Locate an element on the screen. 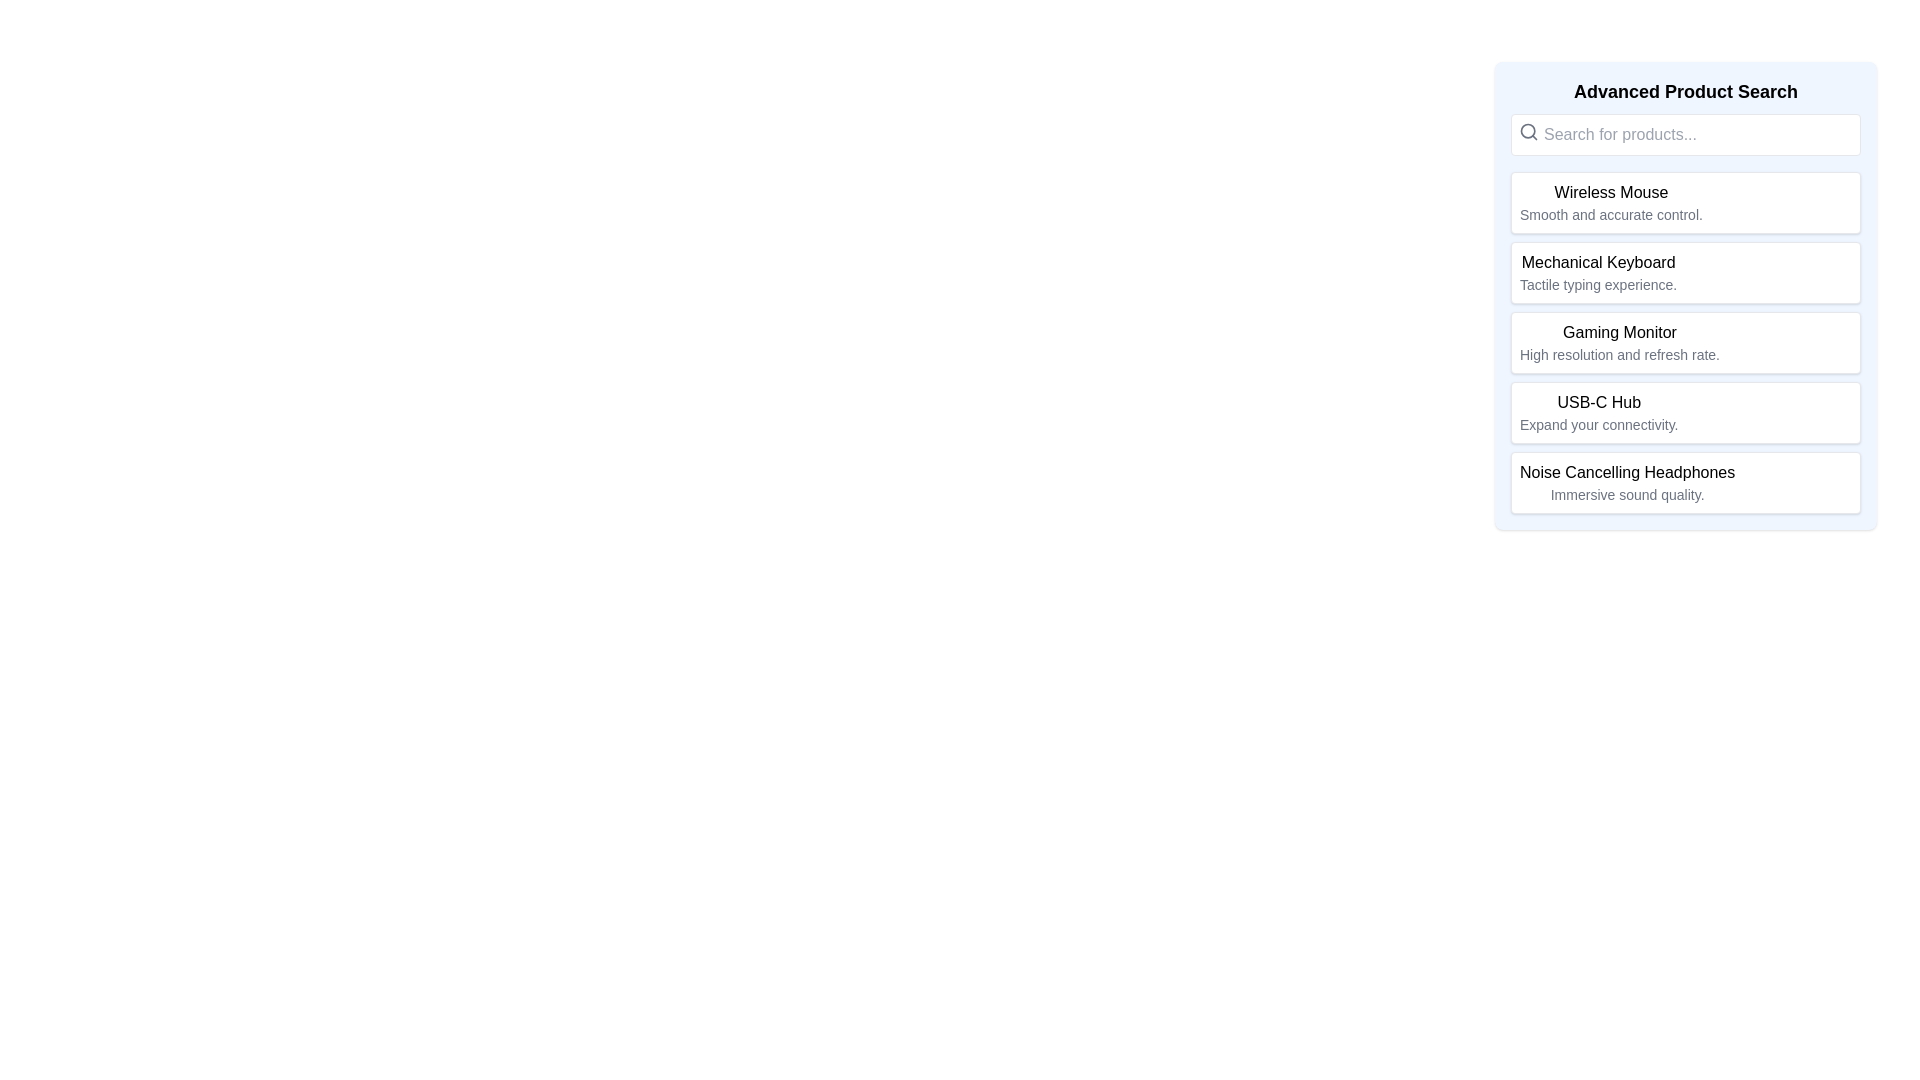 The width and height of the screenshot is (1920, 1080). the text element displaying 'Wireless Mouse' located in the sidebar labeled 'Advanced Product Search', positioned above the descriptive text 'Smooth and accurate control.' is located at coordinates (1611, 192).